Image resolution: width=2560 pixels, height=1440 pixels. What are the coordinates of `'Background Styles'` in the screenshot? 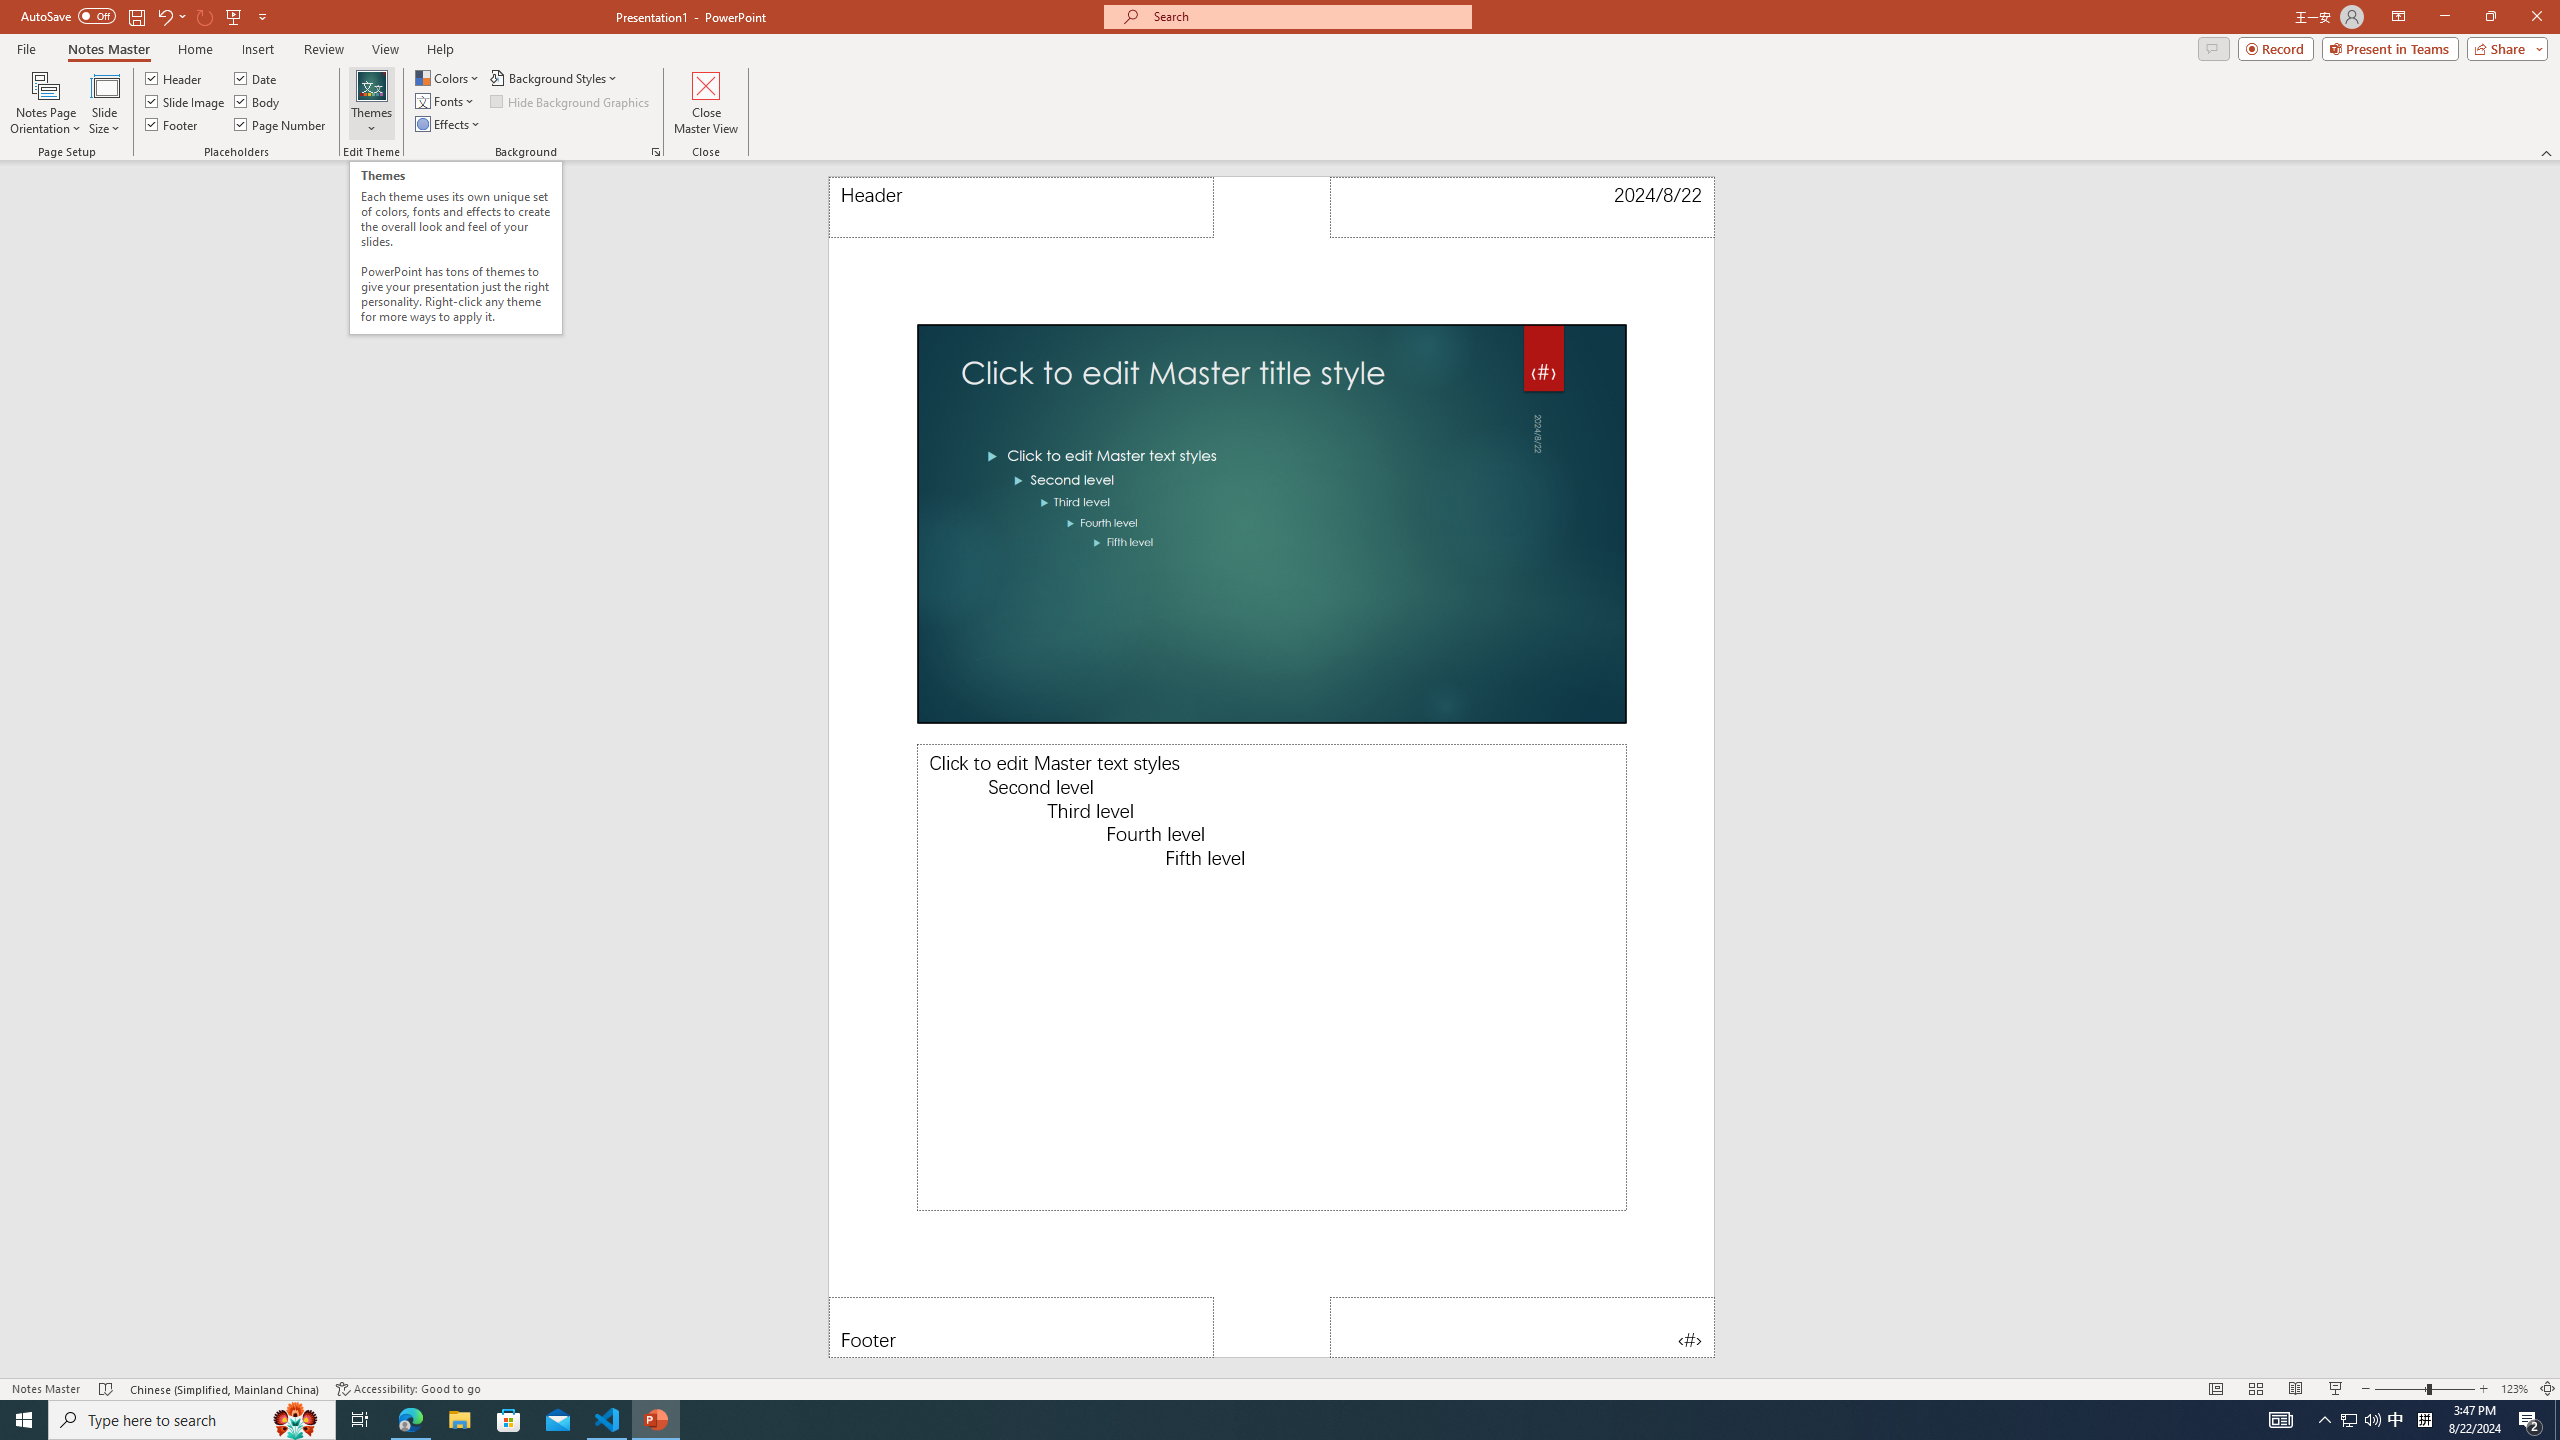 It's located at (554, 77).